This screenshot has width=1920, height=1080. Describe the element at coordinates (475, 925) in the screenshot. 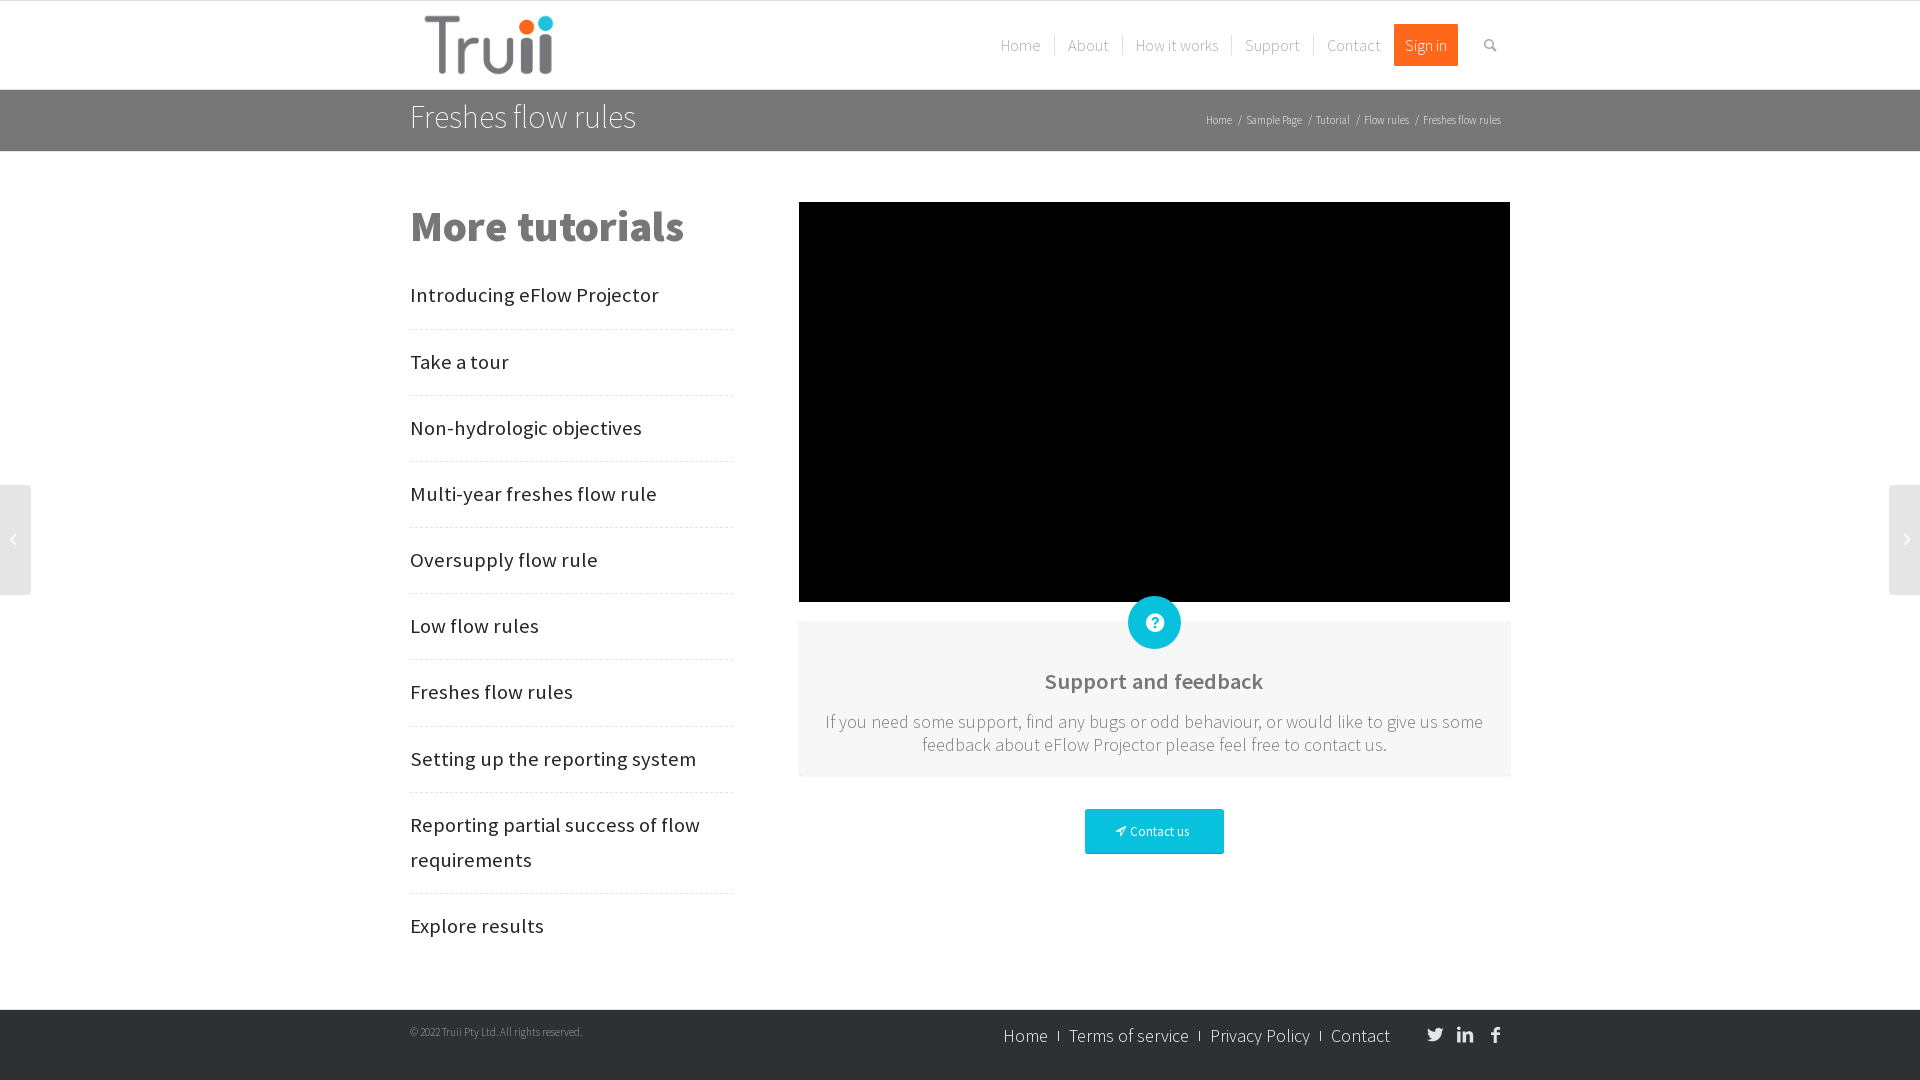

I see `'Explore results'` at that location.